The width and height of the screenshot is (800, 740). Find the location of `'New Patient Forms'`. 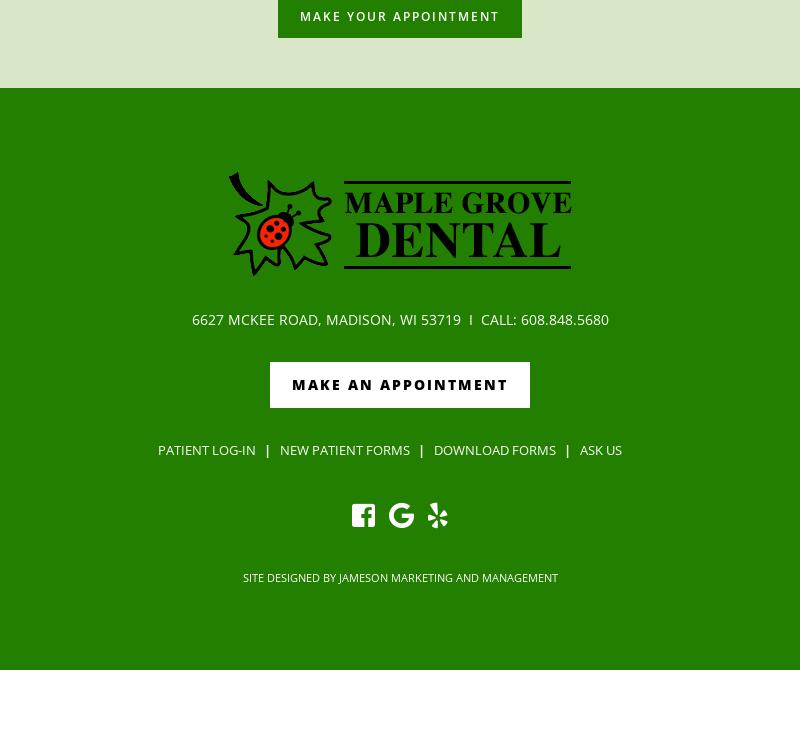

'New Patient Forms' is located at coordinates (344, 448).